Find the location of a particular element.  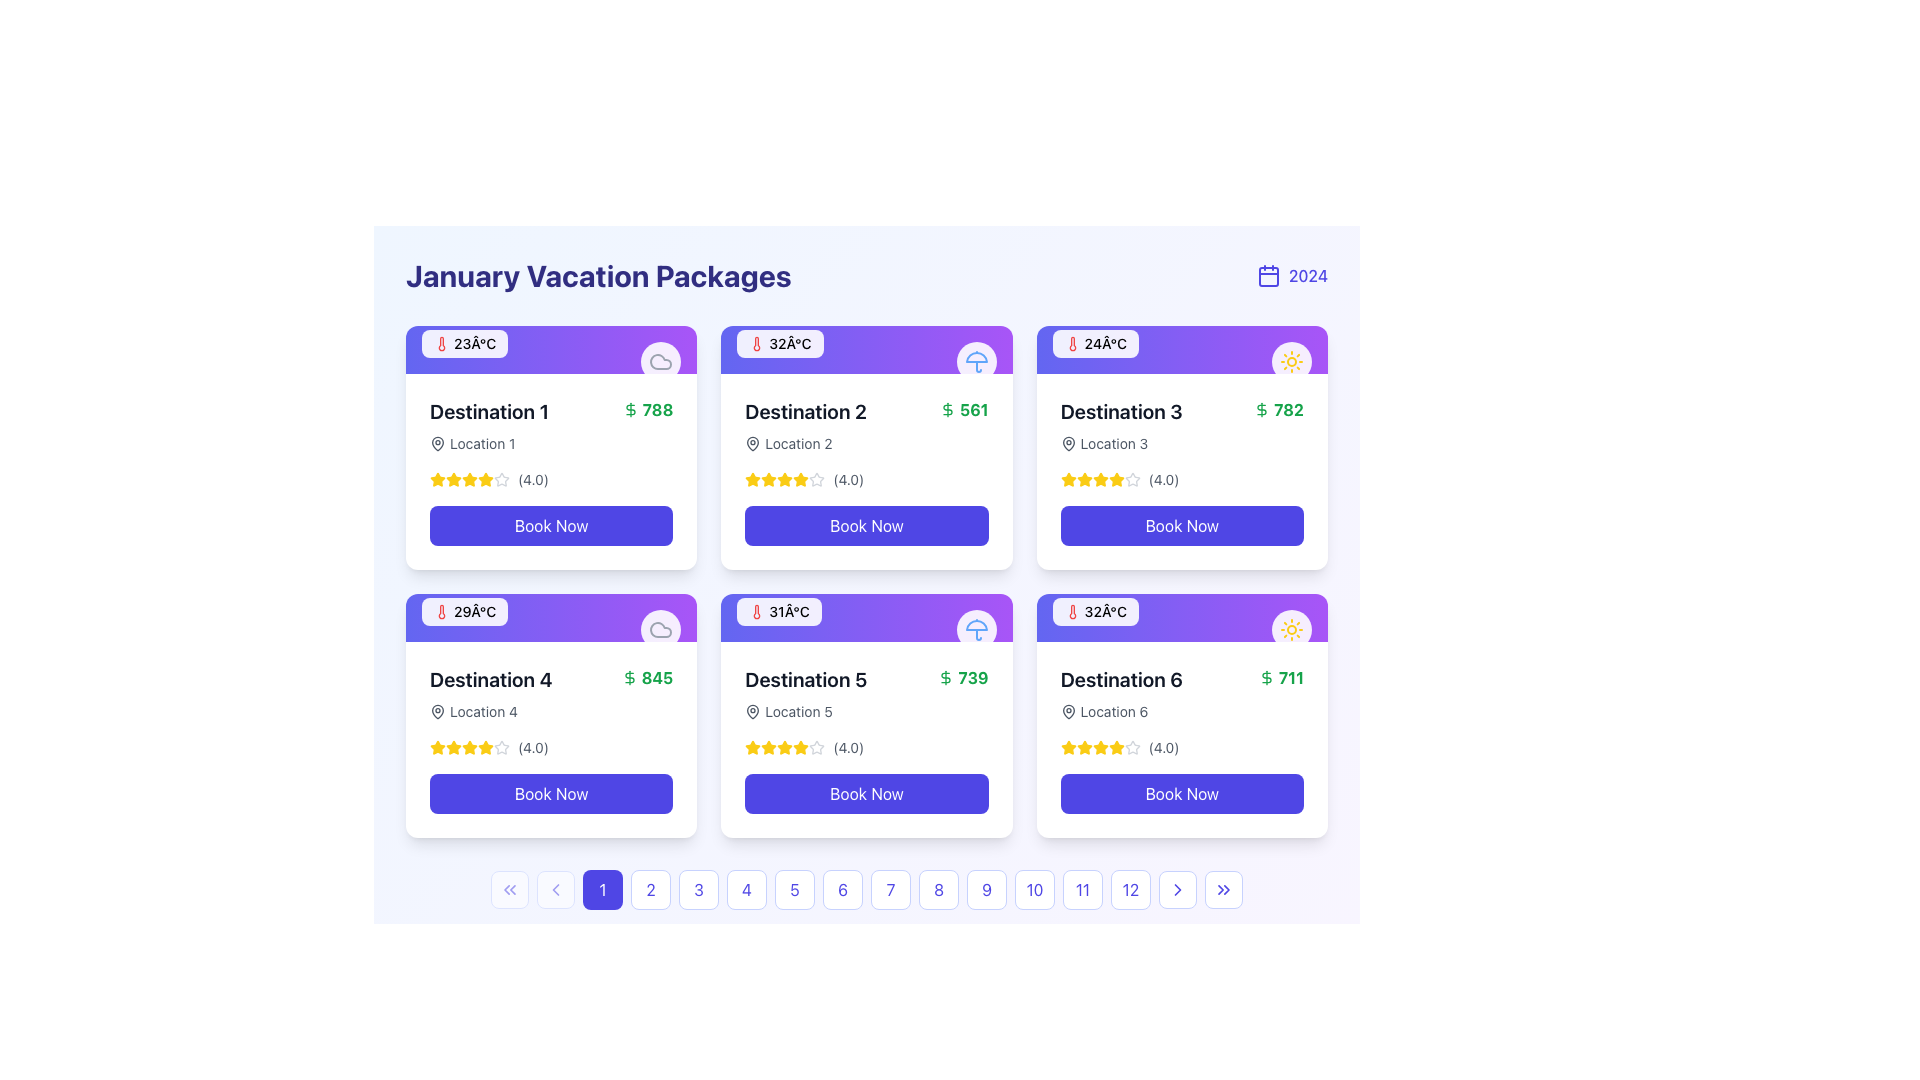

the third yellow filled rating star in the rating section of the card for 'Destination 1' is located at coordinates (453, 479).